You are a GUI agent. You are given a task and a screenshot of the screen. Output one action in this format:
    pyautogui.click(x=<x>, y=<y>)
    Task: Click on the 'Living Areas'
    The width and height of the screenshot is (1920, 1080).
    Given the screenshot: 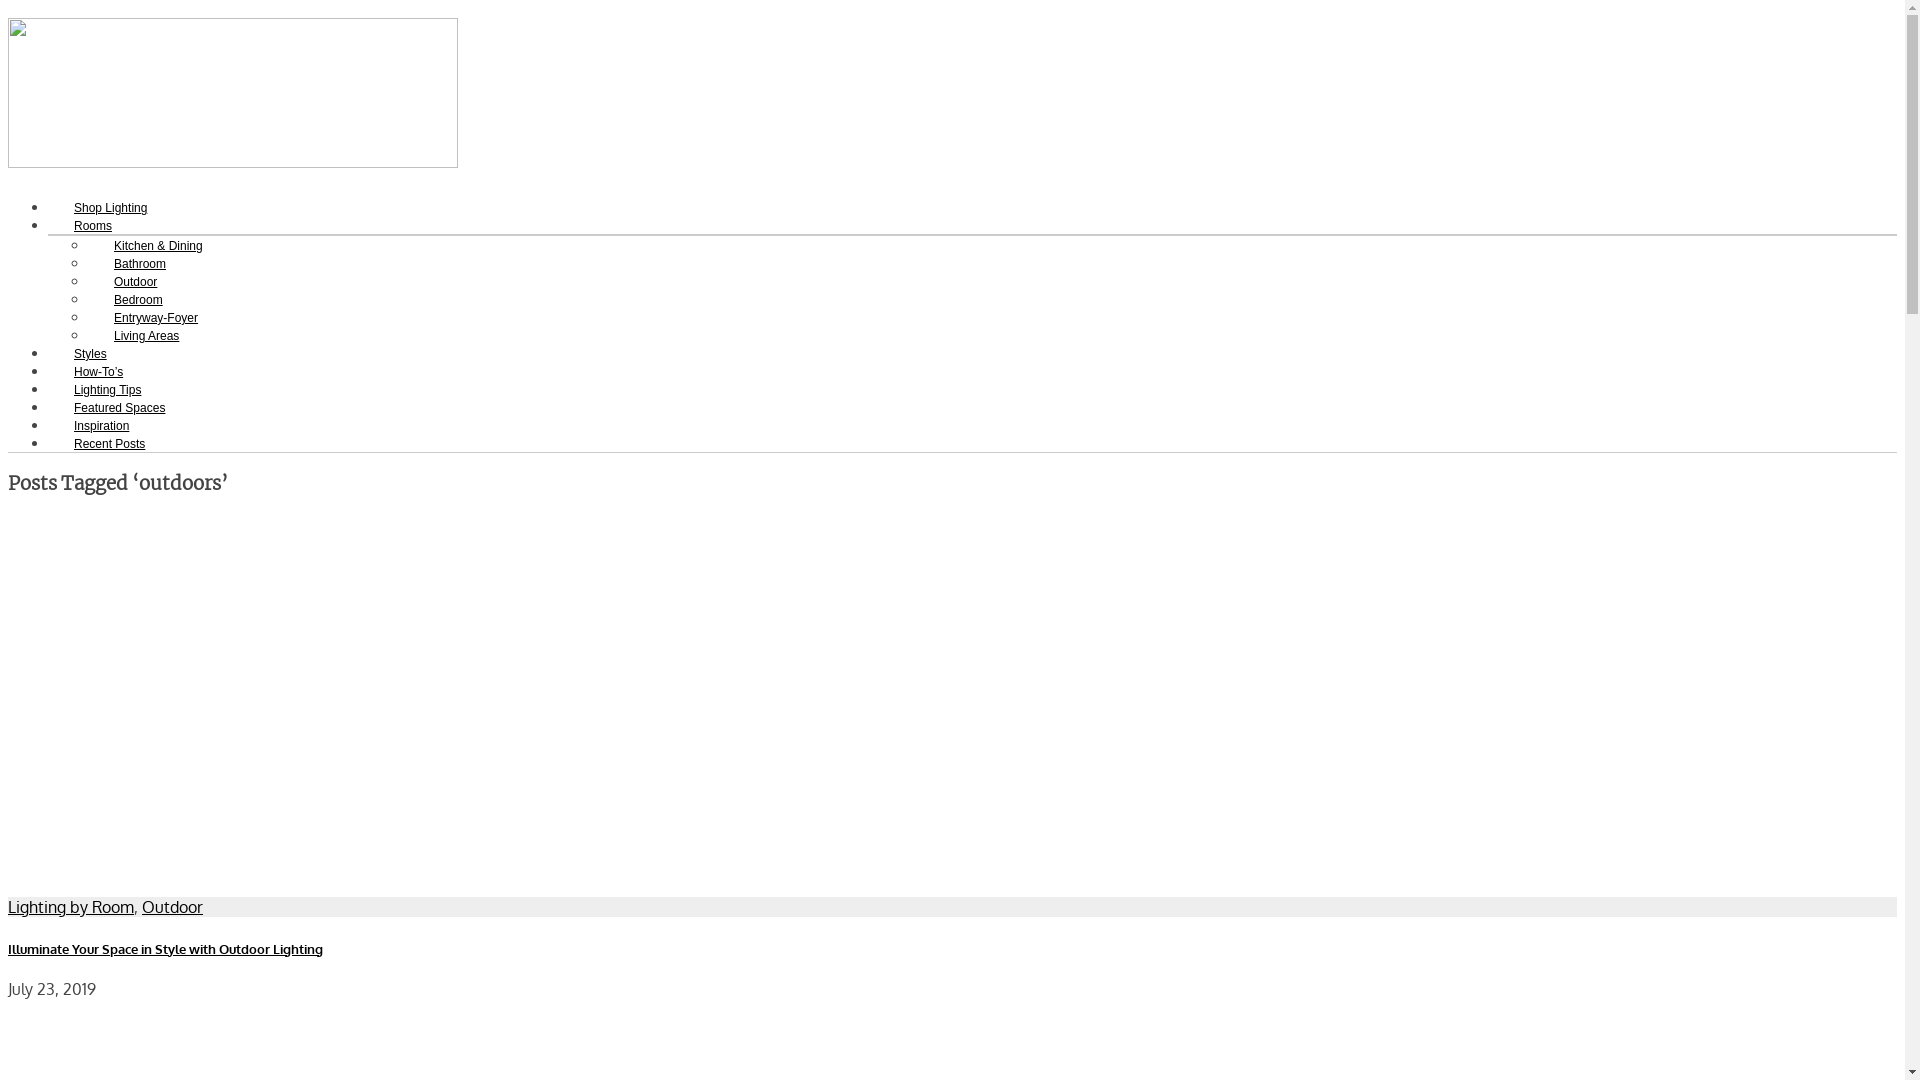 What is the action you would take?
    pyautogui.click(x=145, y=334)
    